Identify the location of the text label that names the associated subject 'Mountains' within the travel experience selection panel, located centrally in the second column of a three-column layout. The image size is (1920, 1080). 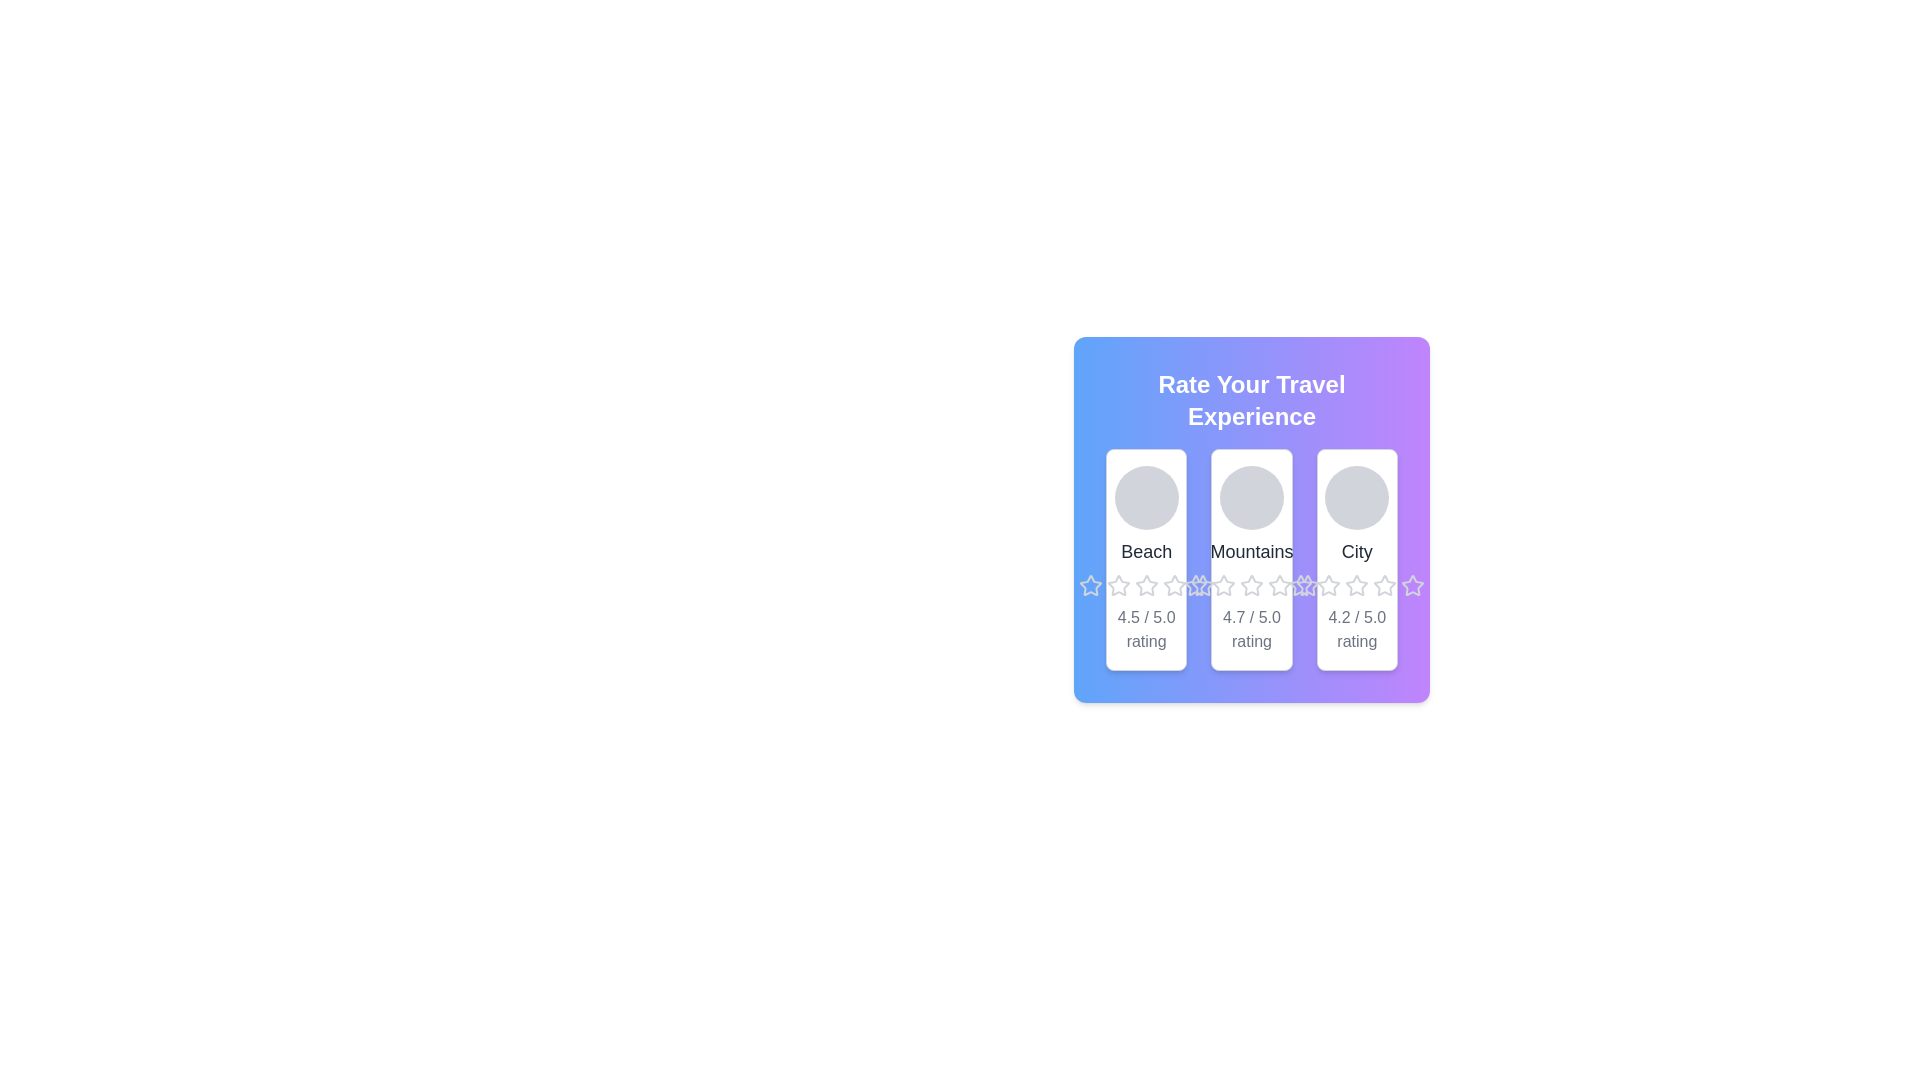
(1251, 551).